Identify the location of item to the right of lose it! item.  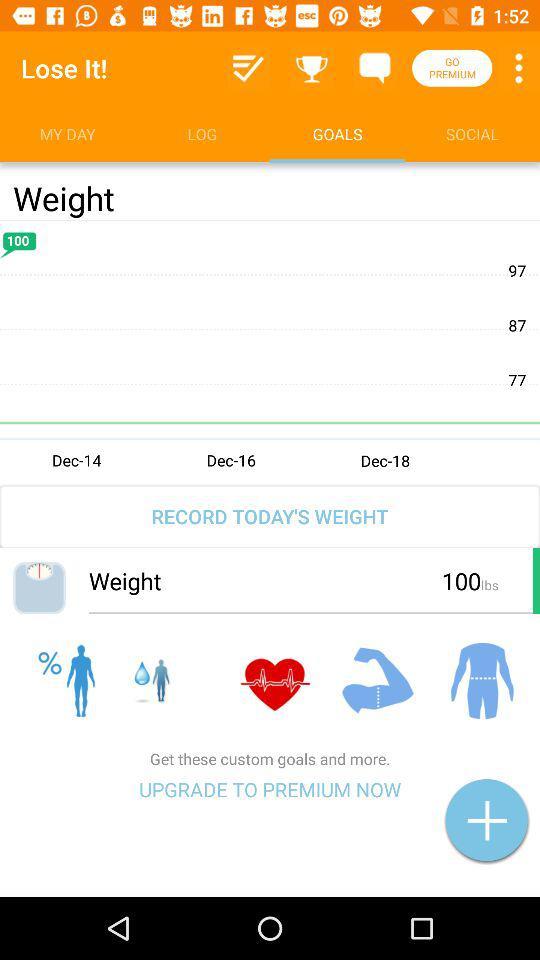
(248, 68).